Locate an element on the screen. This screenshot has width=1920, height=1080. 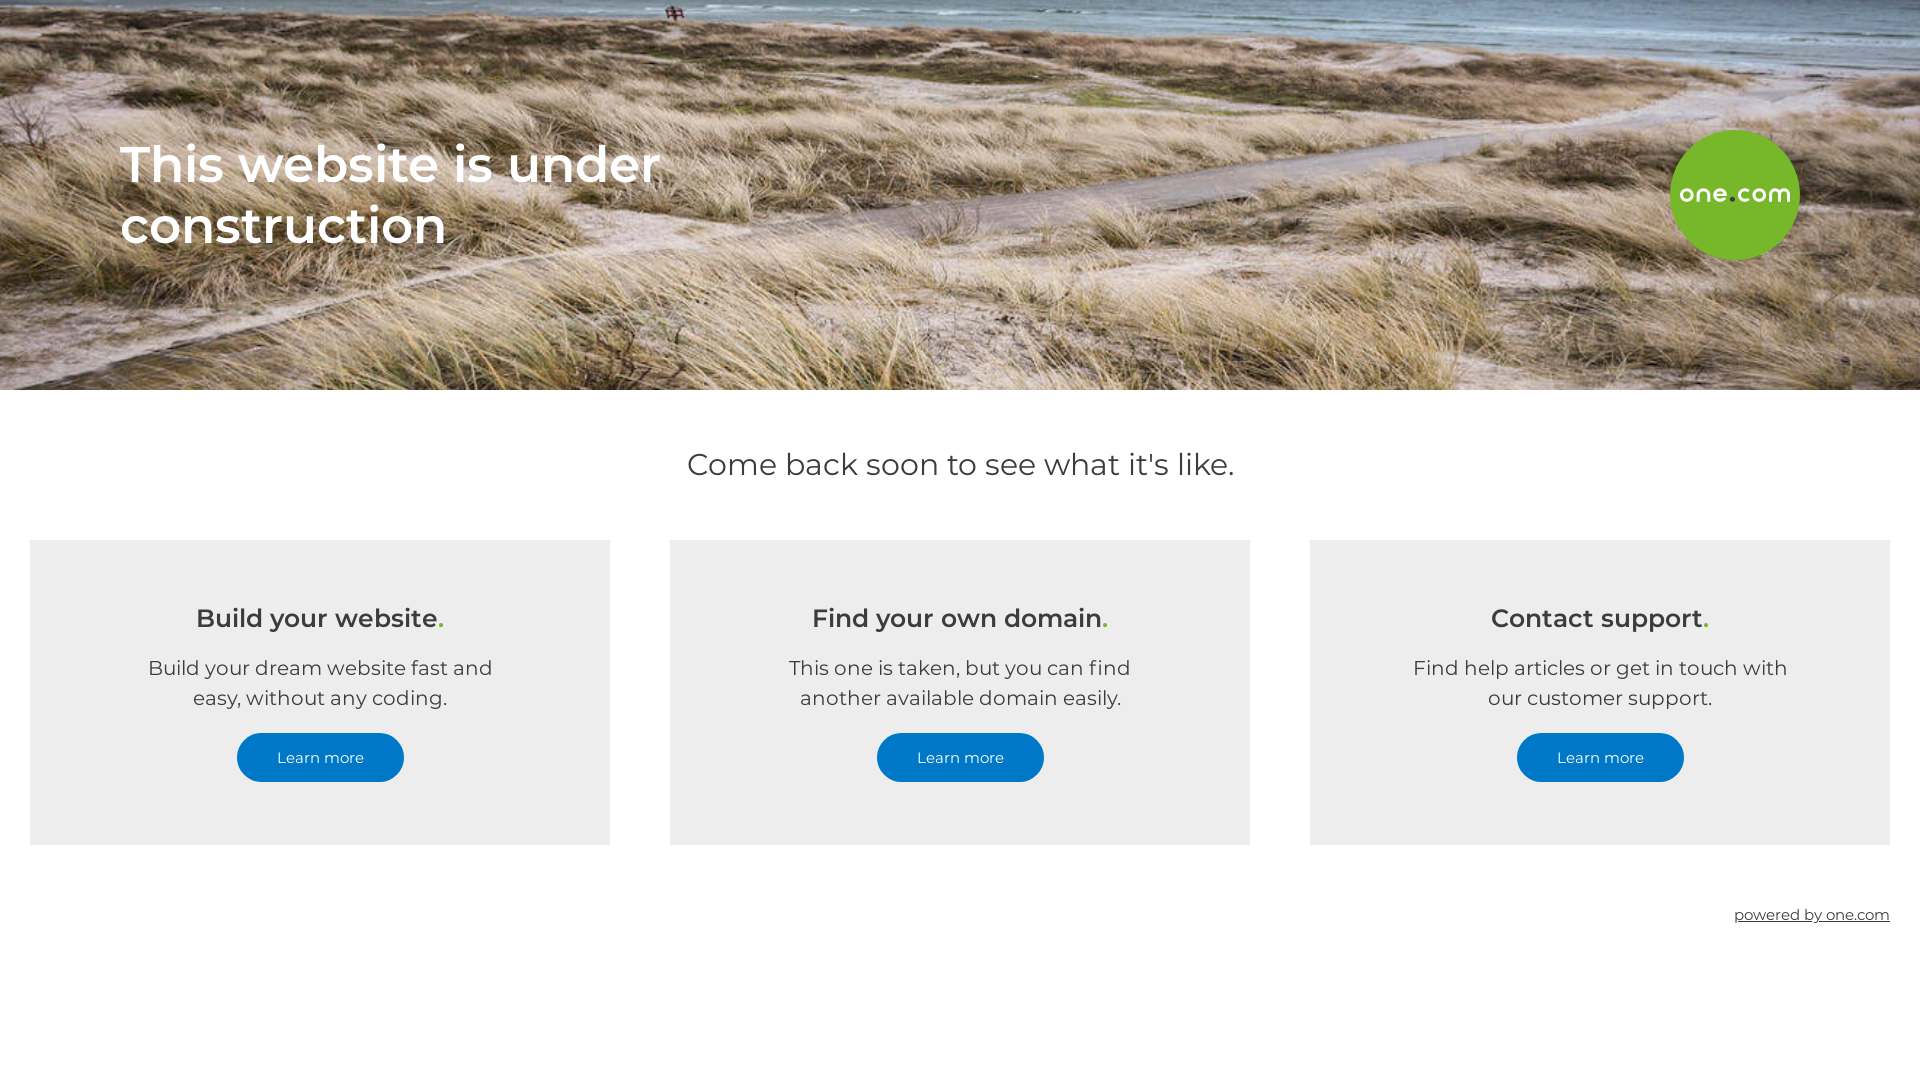
'Learn more' is located at coordinates (1598, 757).